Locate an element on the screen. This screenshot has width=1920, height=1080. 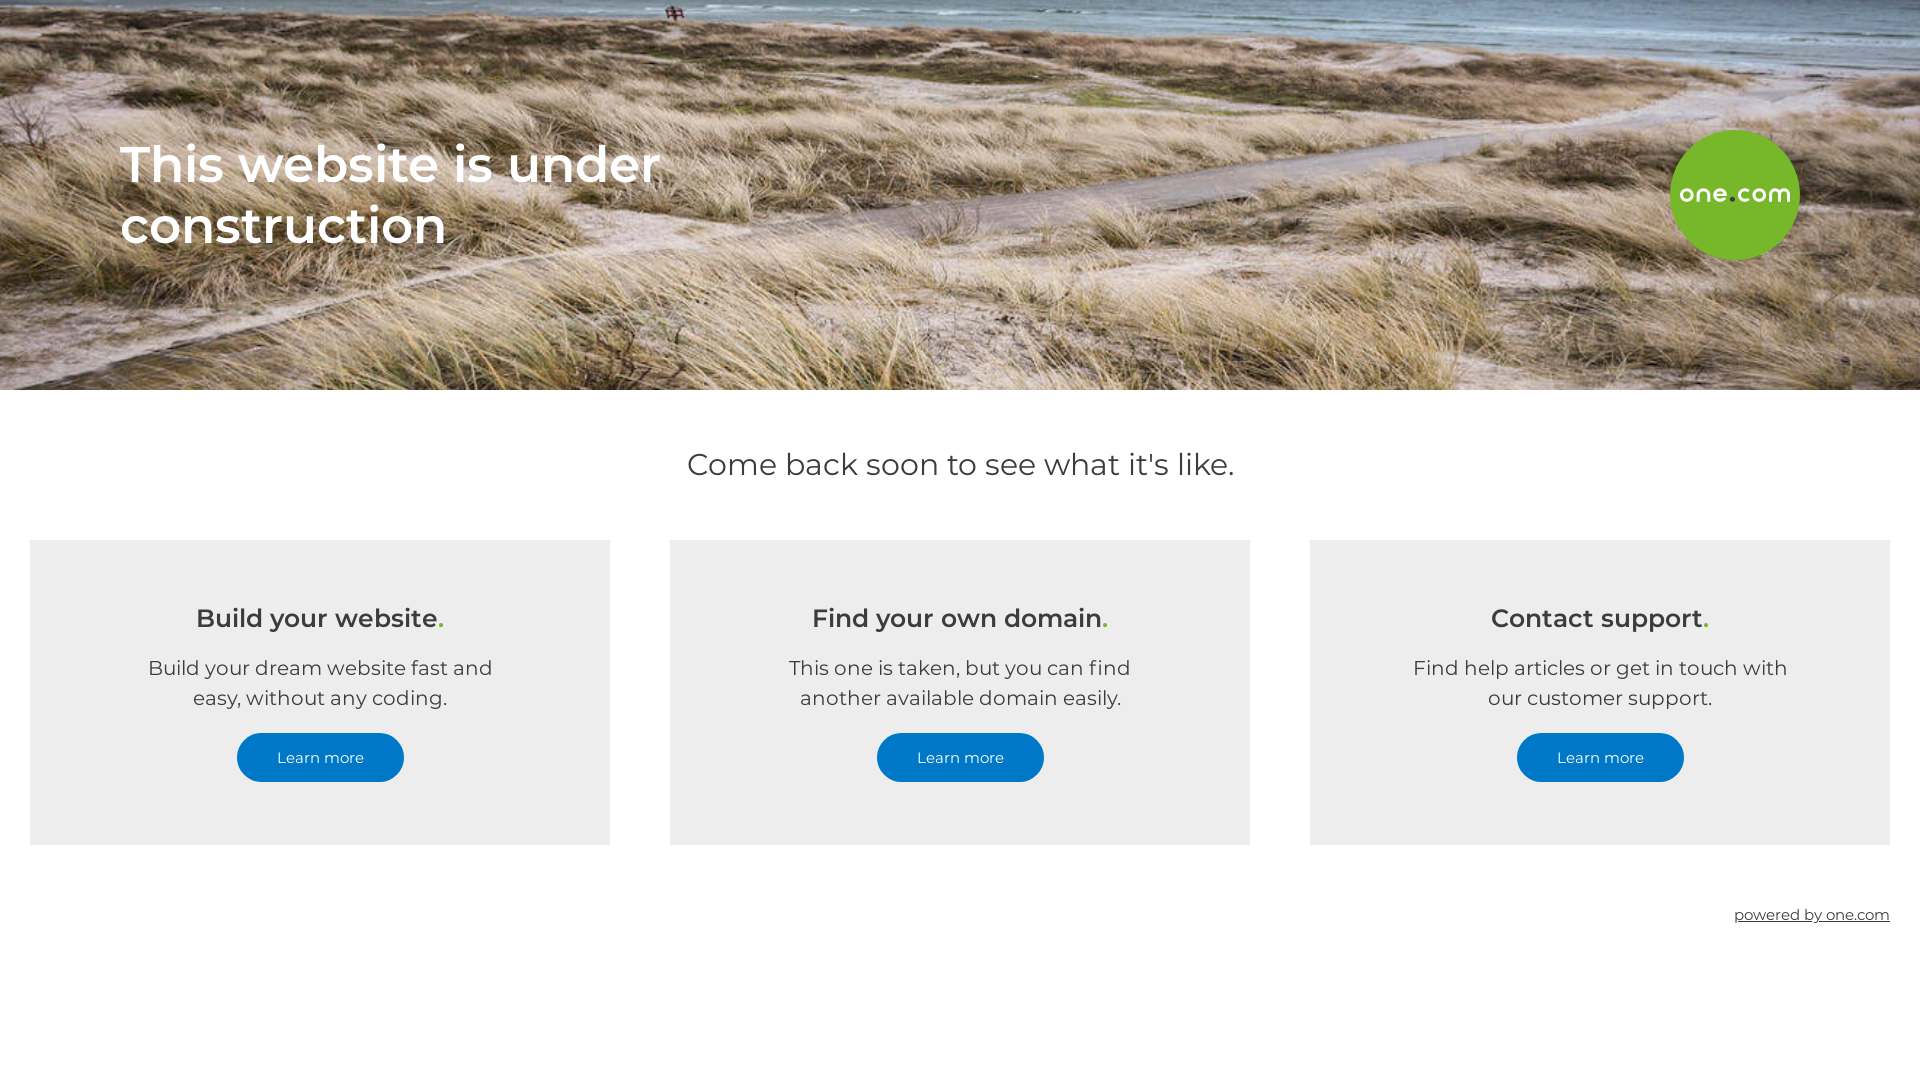
'Learn more' is located at coordinates (1598, 757).